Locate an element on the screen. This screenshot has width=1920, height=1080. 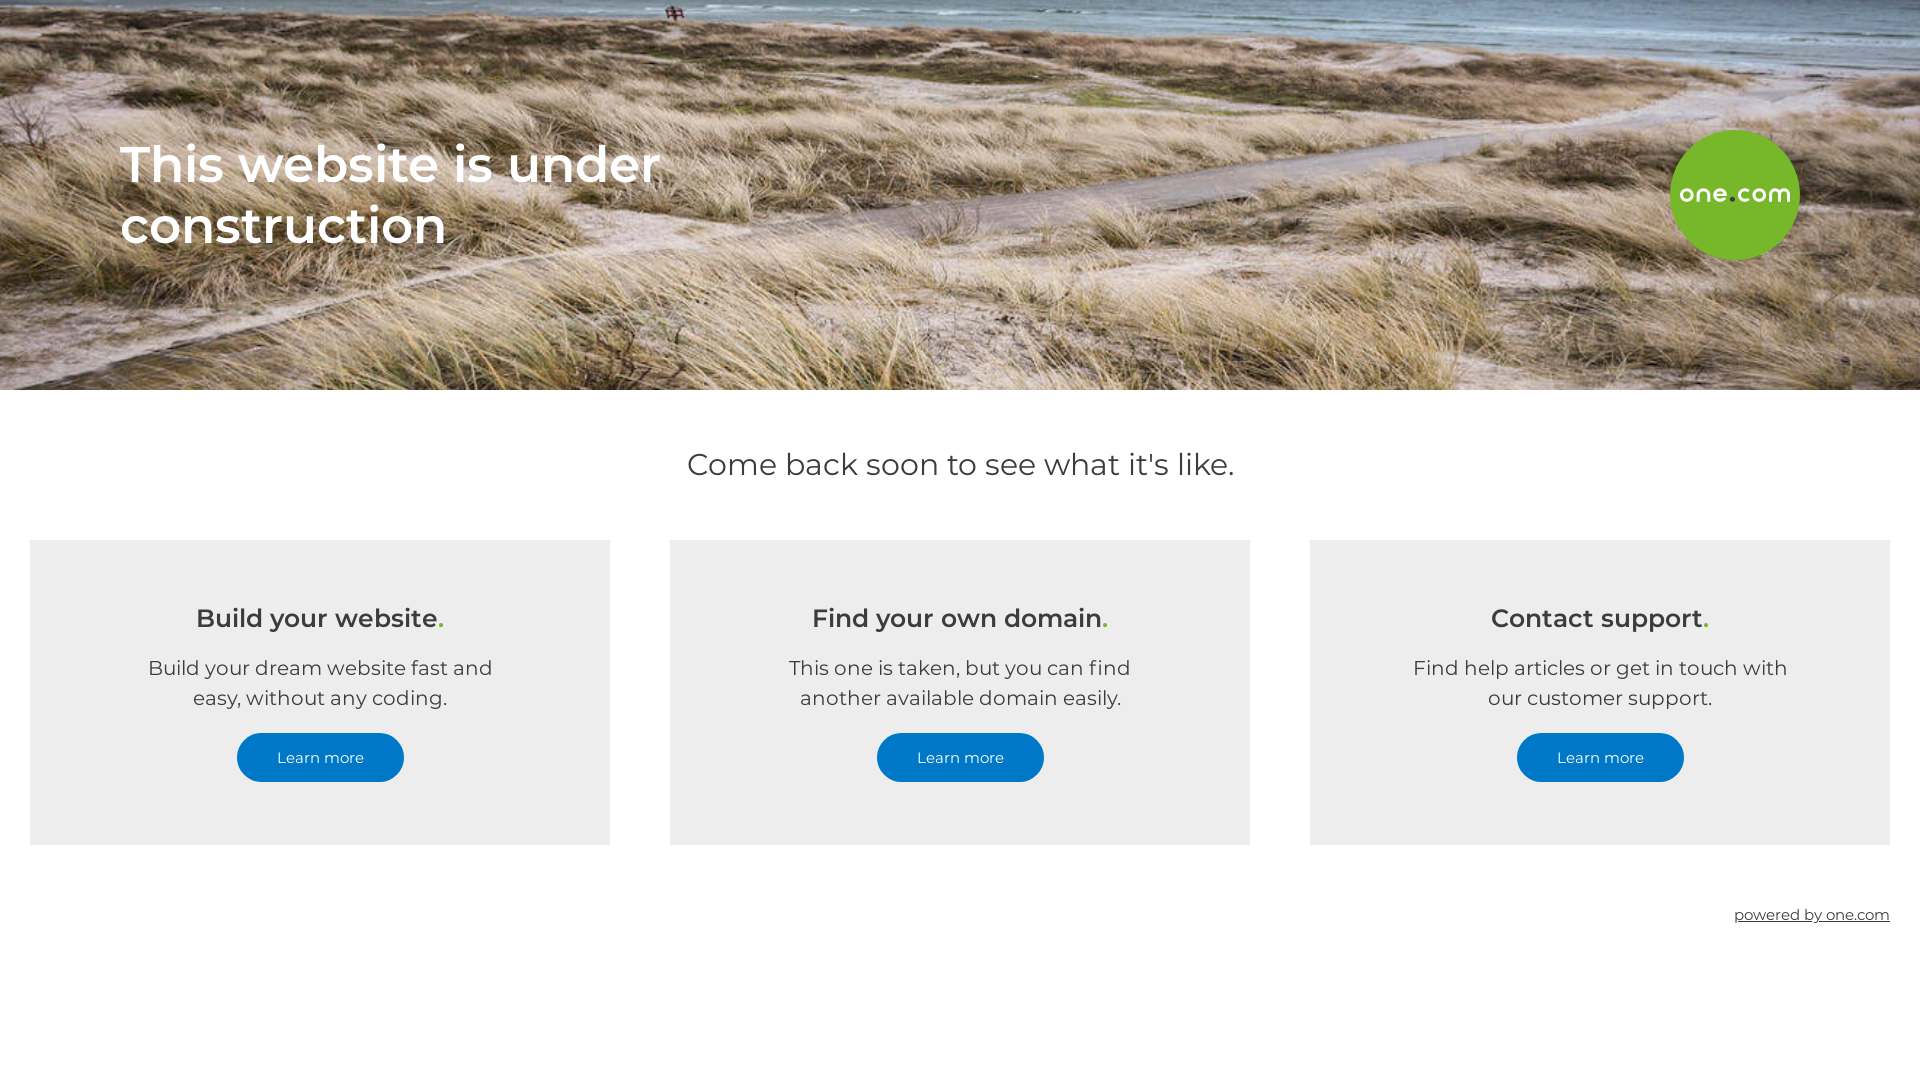
'Learn more' is located at coordinates (1598, 757).